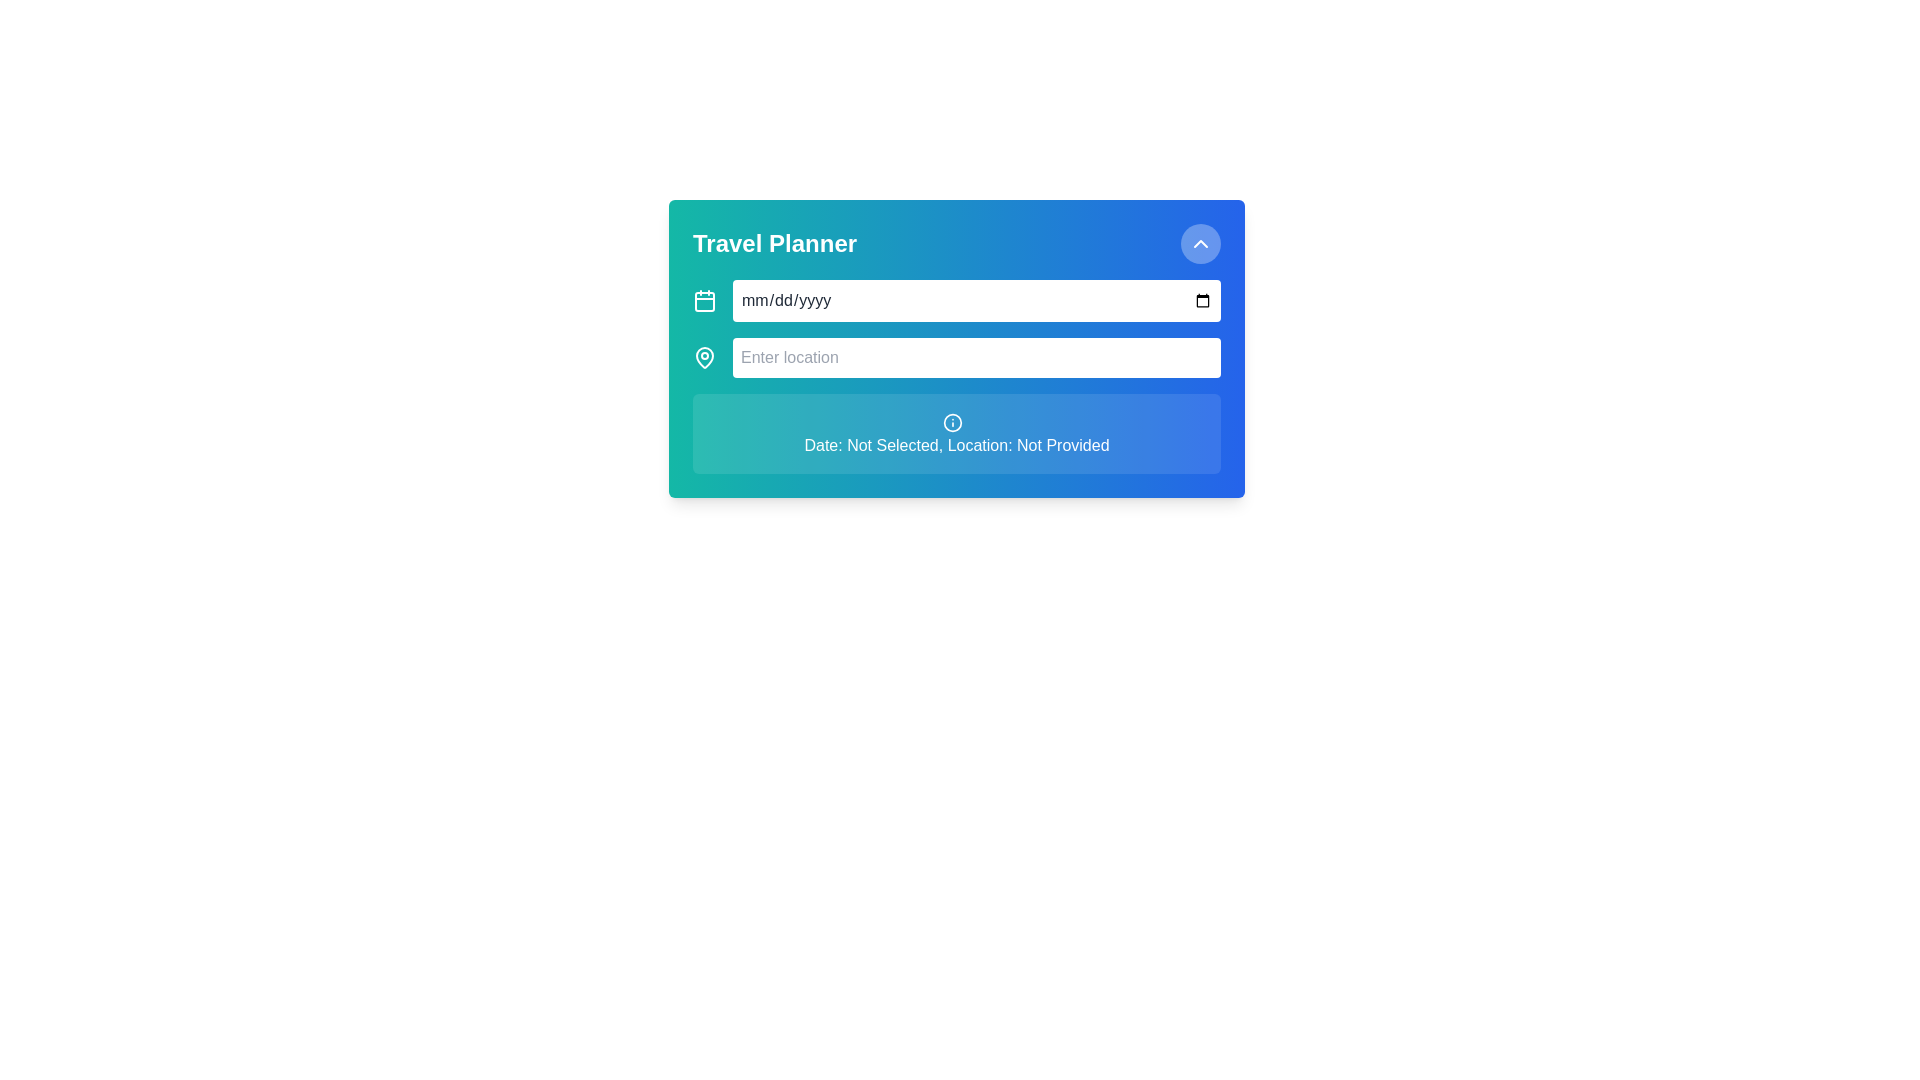 This screenshot has height=1080, width=1920. Describe the element at coordinates (705, 356) in the screenshot. I see `the pin-shaped icon located to the left of the 'Enter location' input field within the 'Travel Planner' card` at that location.